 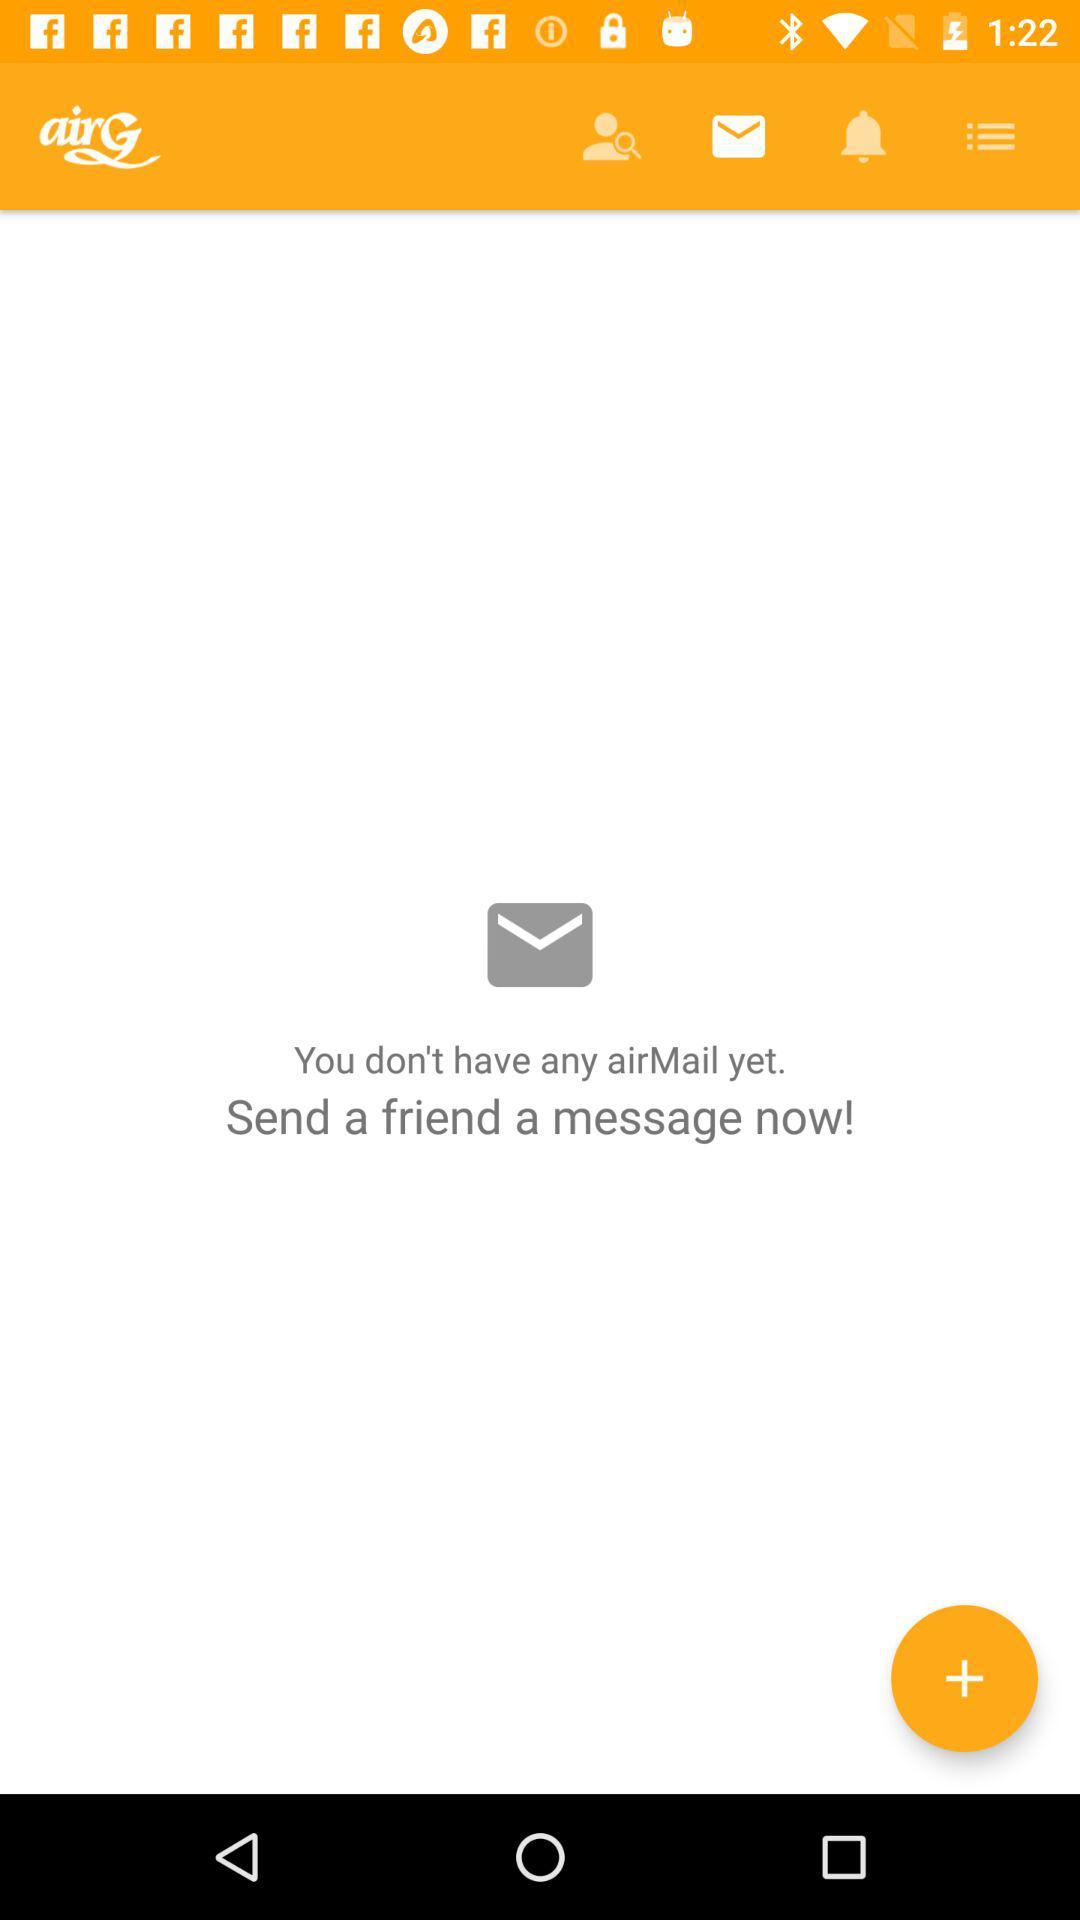 What do you see at coordinates (540, 1002) in the screenshot?
I see `main application screen` at bounding box center [540, 1002].